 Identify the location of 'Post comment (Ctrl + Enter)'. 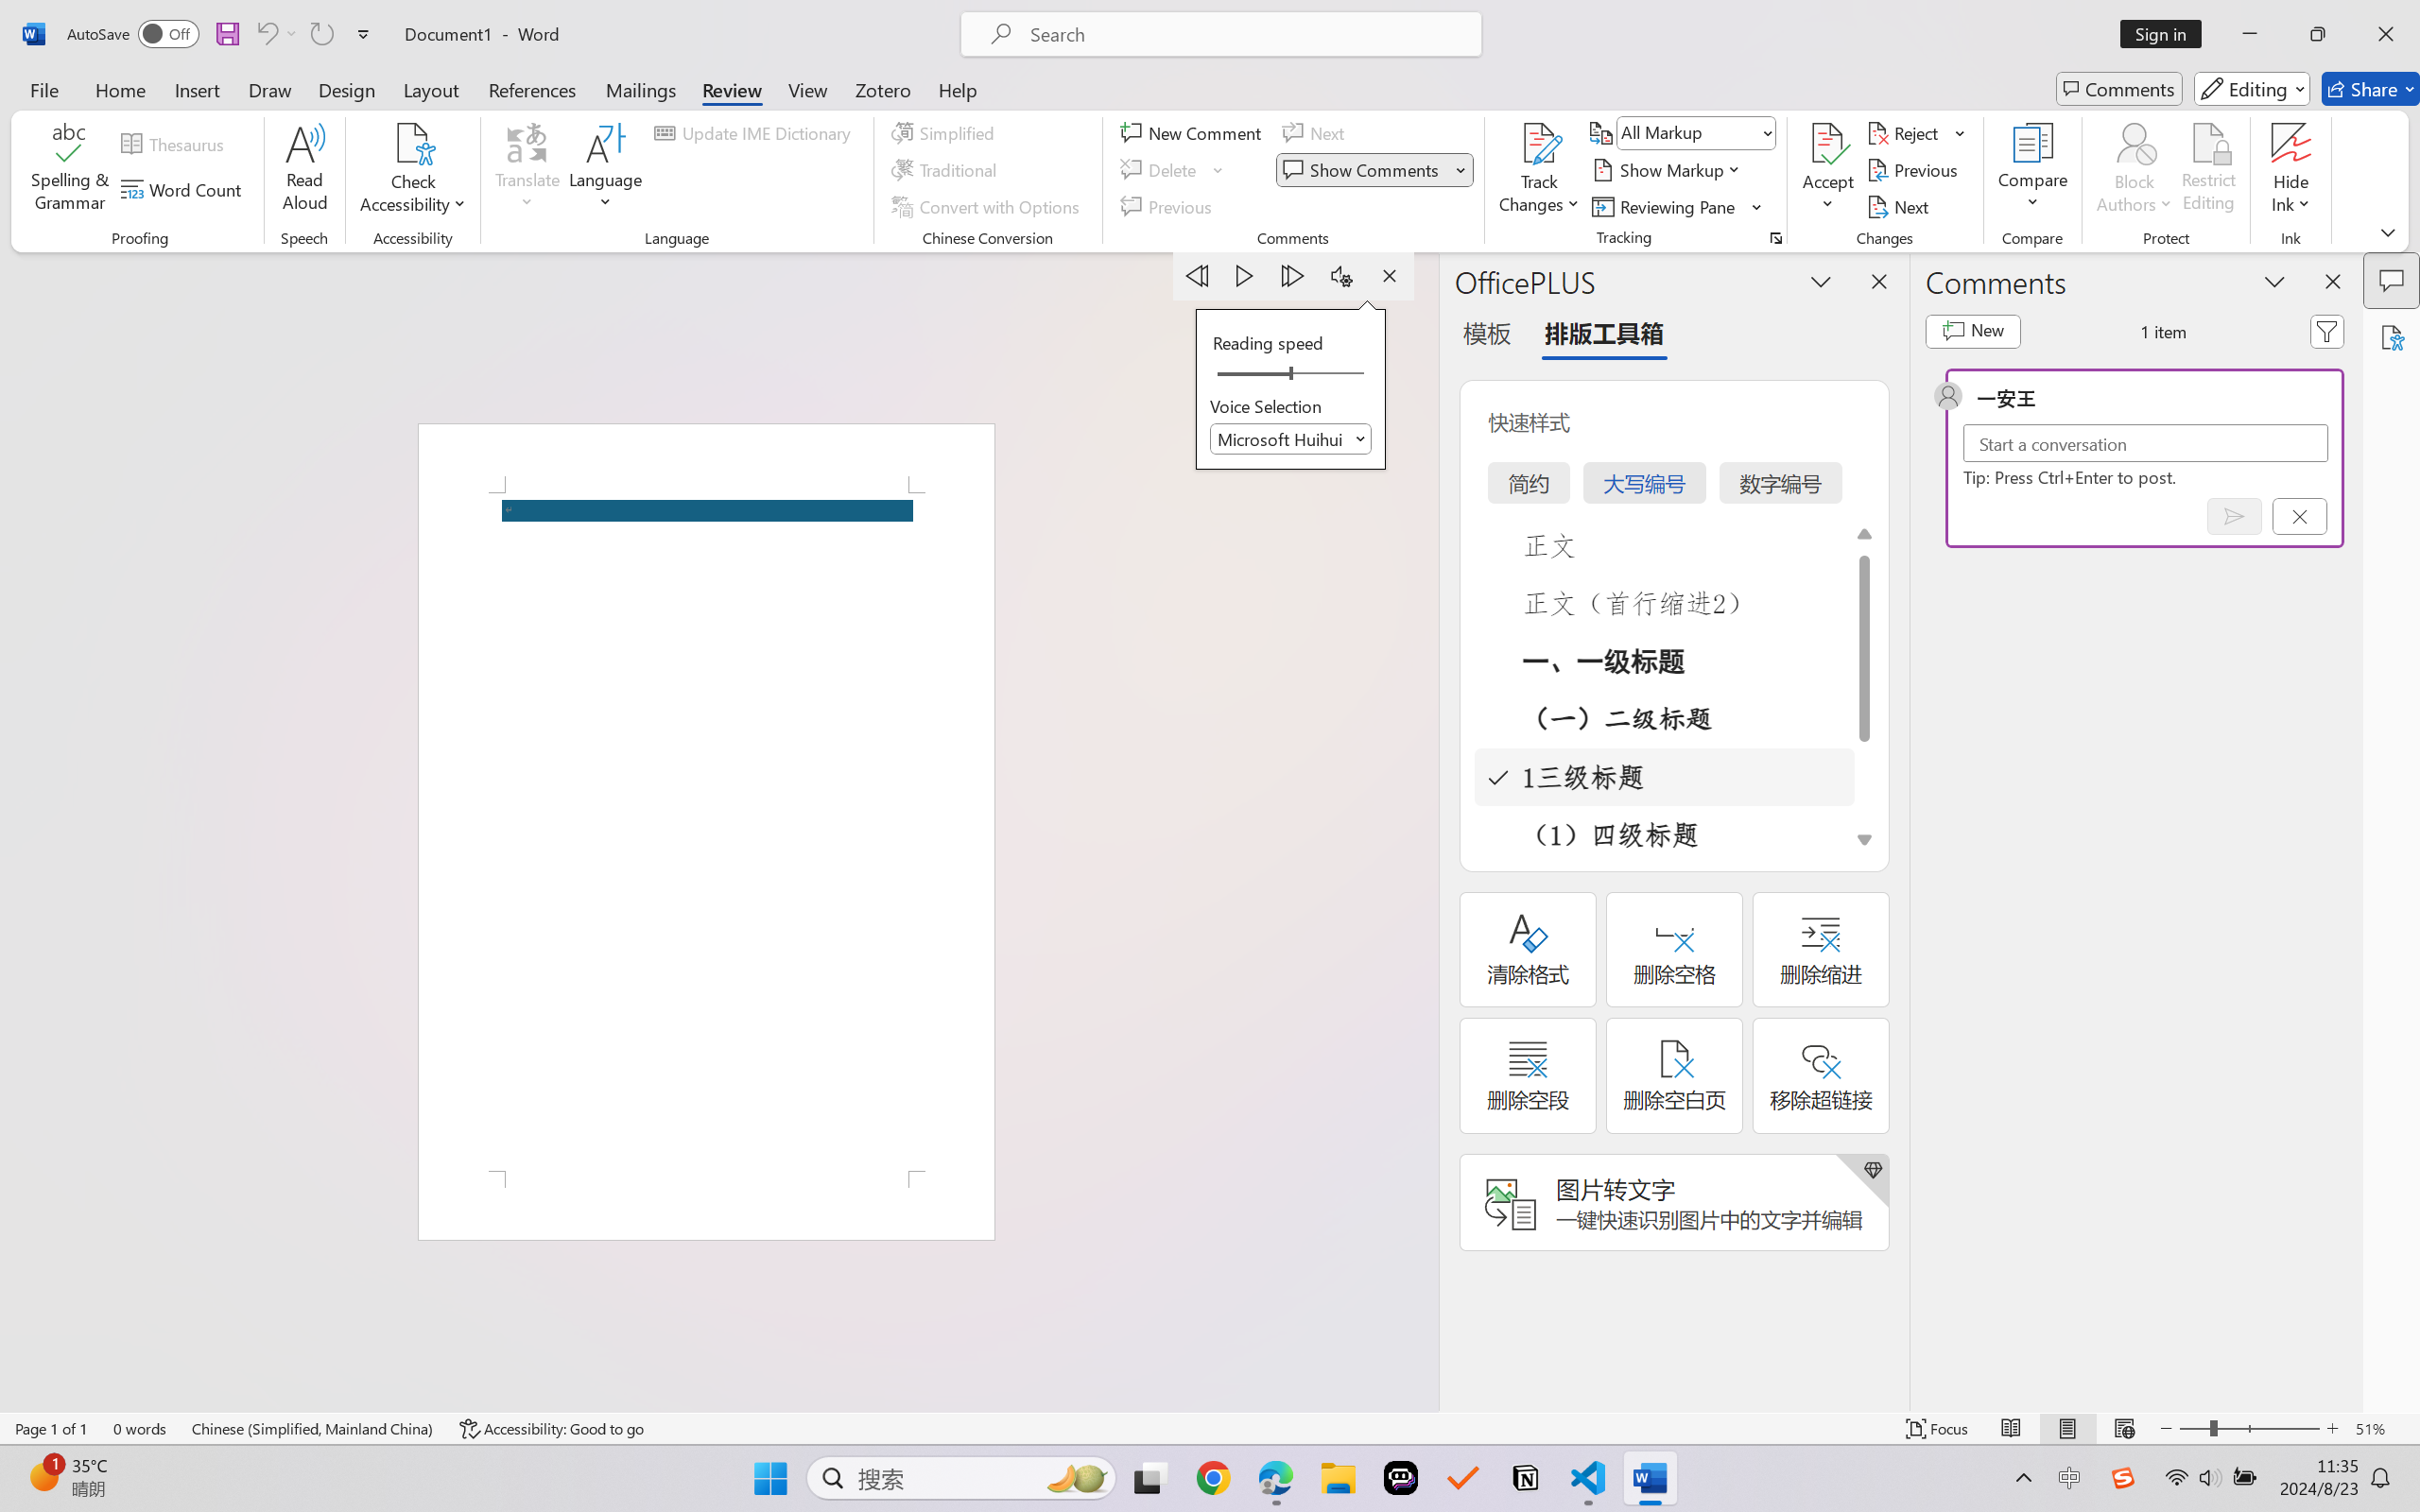
(2234, 515).